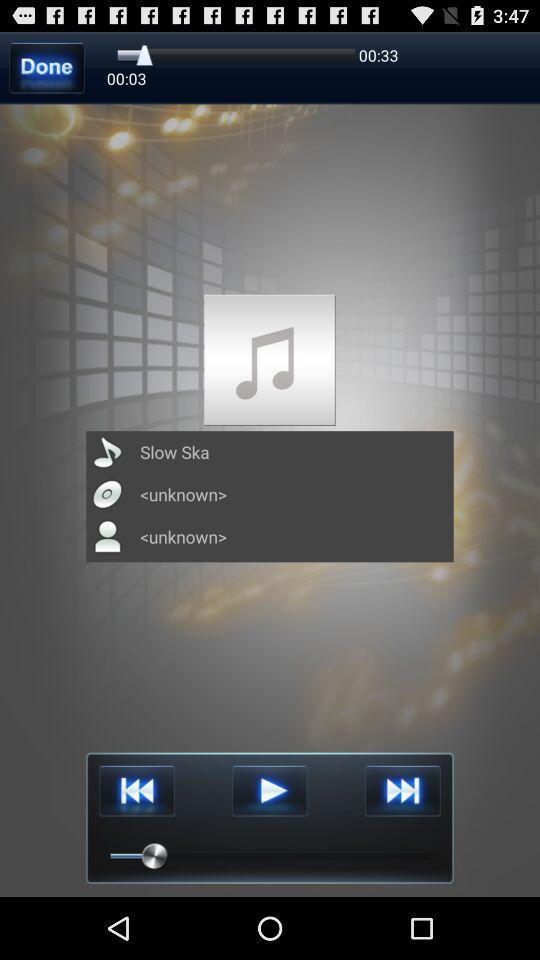  I want to click on reverse, so click(136, 791).